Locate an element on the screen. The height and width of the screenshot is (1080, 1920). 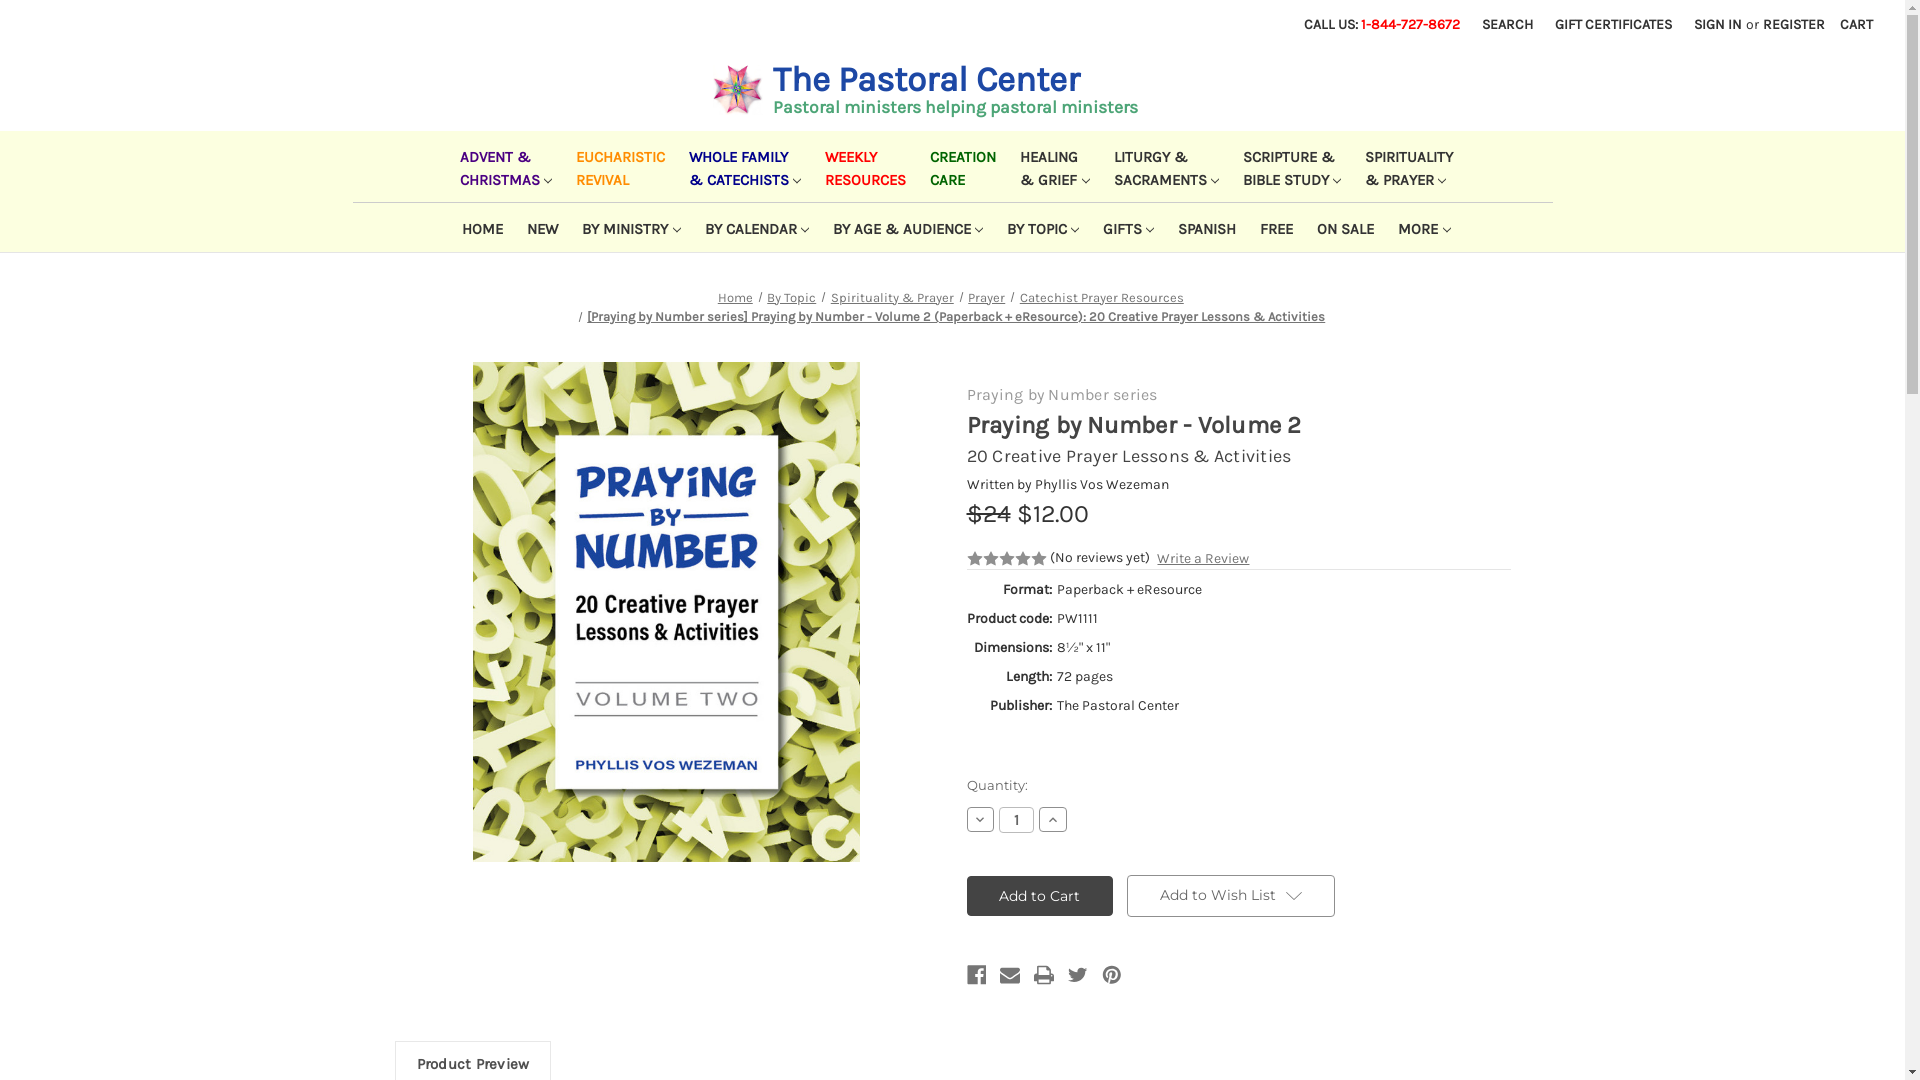
'CREATION is located at coordinates (958, 165).